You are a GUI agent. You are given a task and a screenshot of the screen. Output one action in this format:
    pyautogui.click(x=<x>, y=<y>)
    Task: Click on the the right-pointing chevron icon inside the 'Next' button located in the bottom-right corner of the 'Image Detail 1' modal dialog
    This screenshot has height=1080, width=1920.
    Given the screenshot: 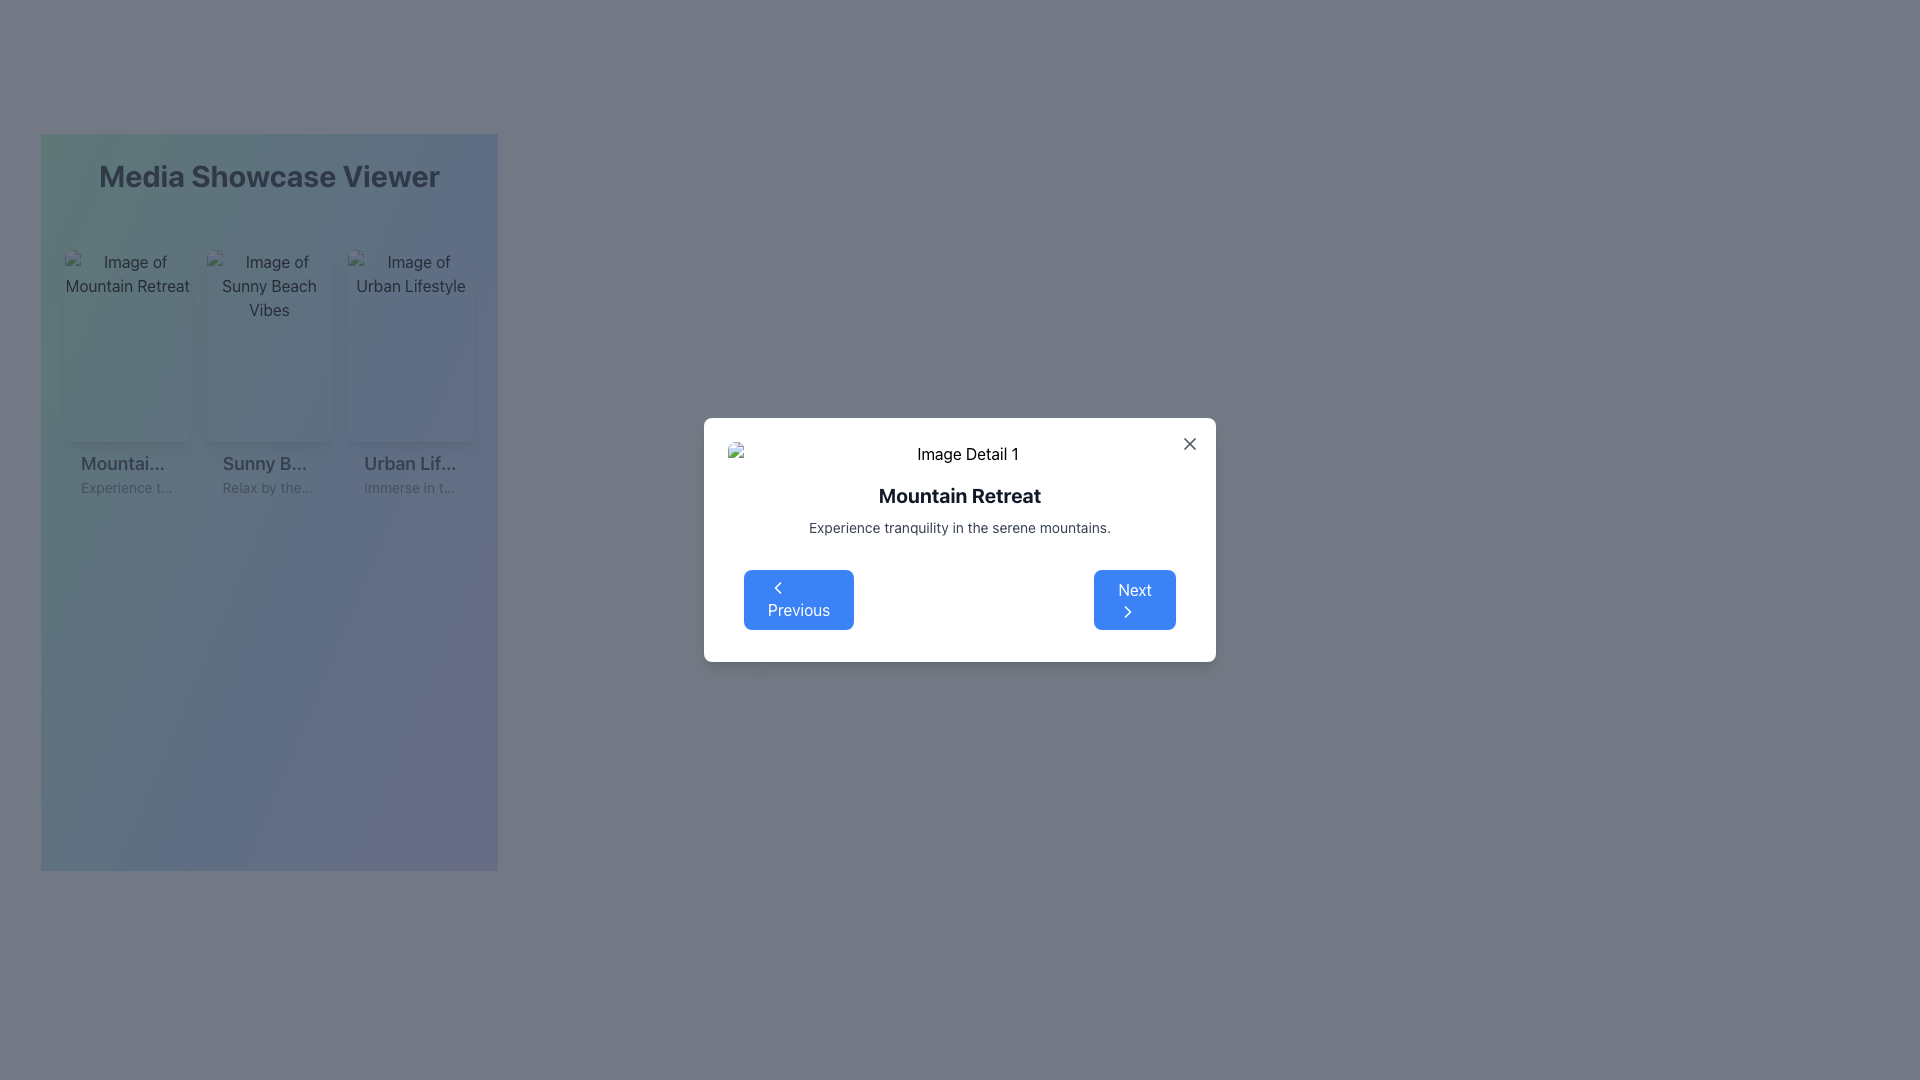 What is the action you would take?
    pyautogui.click(x=1128, y=611)
    